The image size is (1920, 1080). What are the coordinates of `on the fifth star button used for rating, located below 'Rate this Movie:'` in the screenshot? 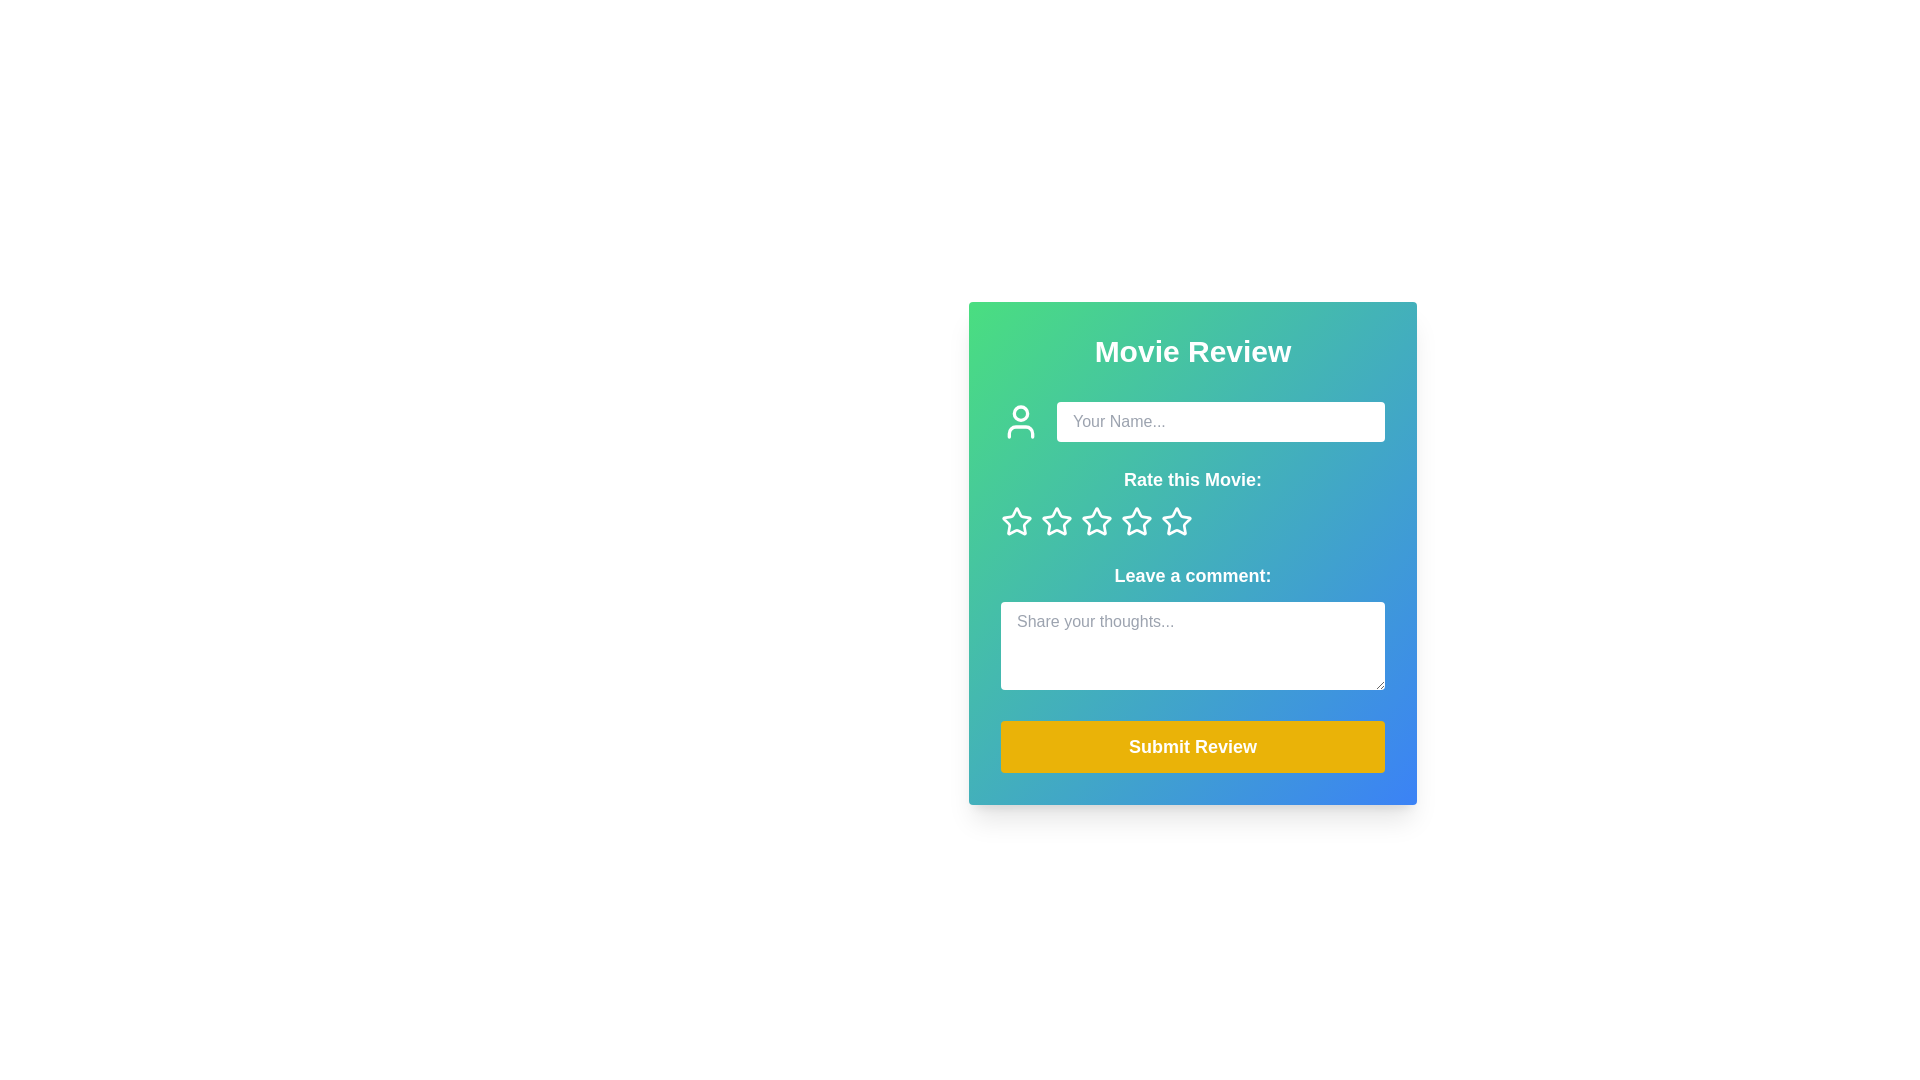 It's located at (1176, 520).